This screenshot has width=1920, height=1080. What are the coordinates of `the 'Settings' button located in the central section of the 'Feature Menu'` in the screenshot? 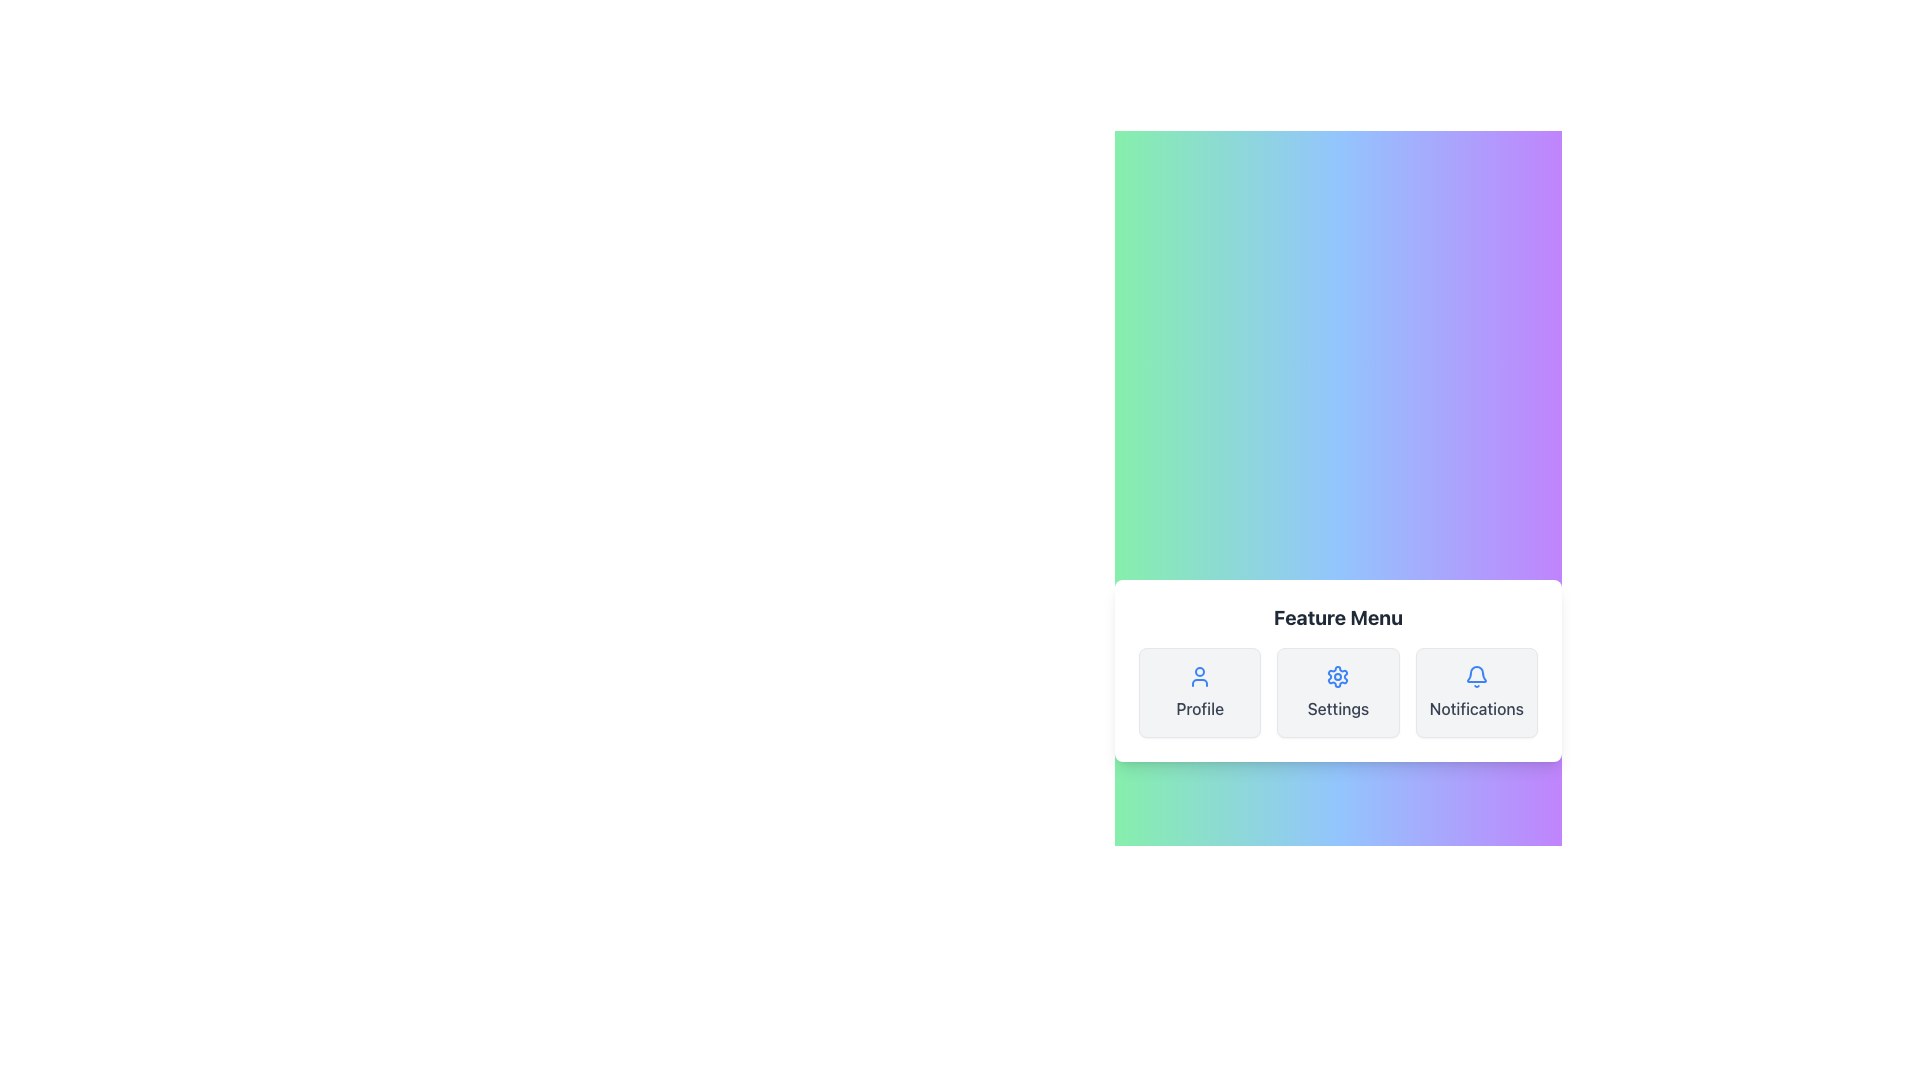 It's located at (1338, 692).